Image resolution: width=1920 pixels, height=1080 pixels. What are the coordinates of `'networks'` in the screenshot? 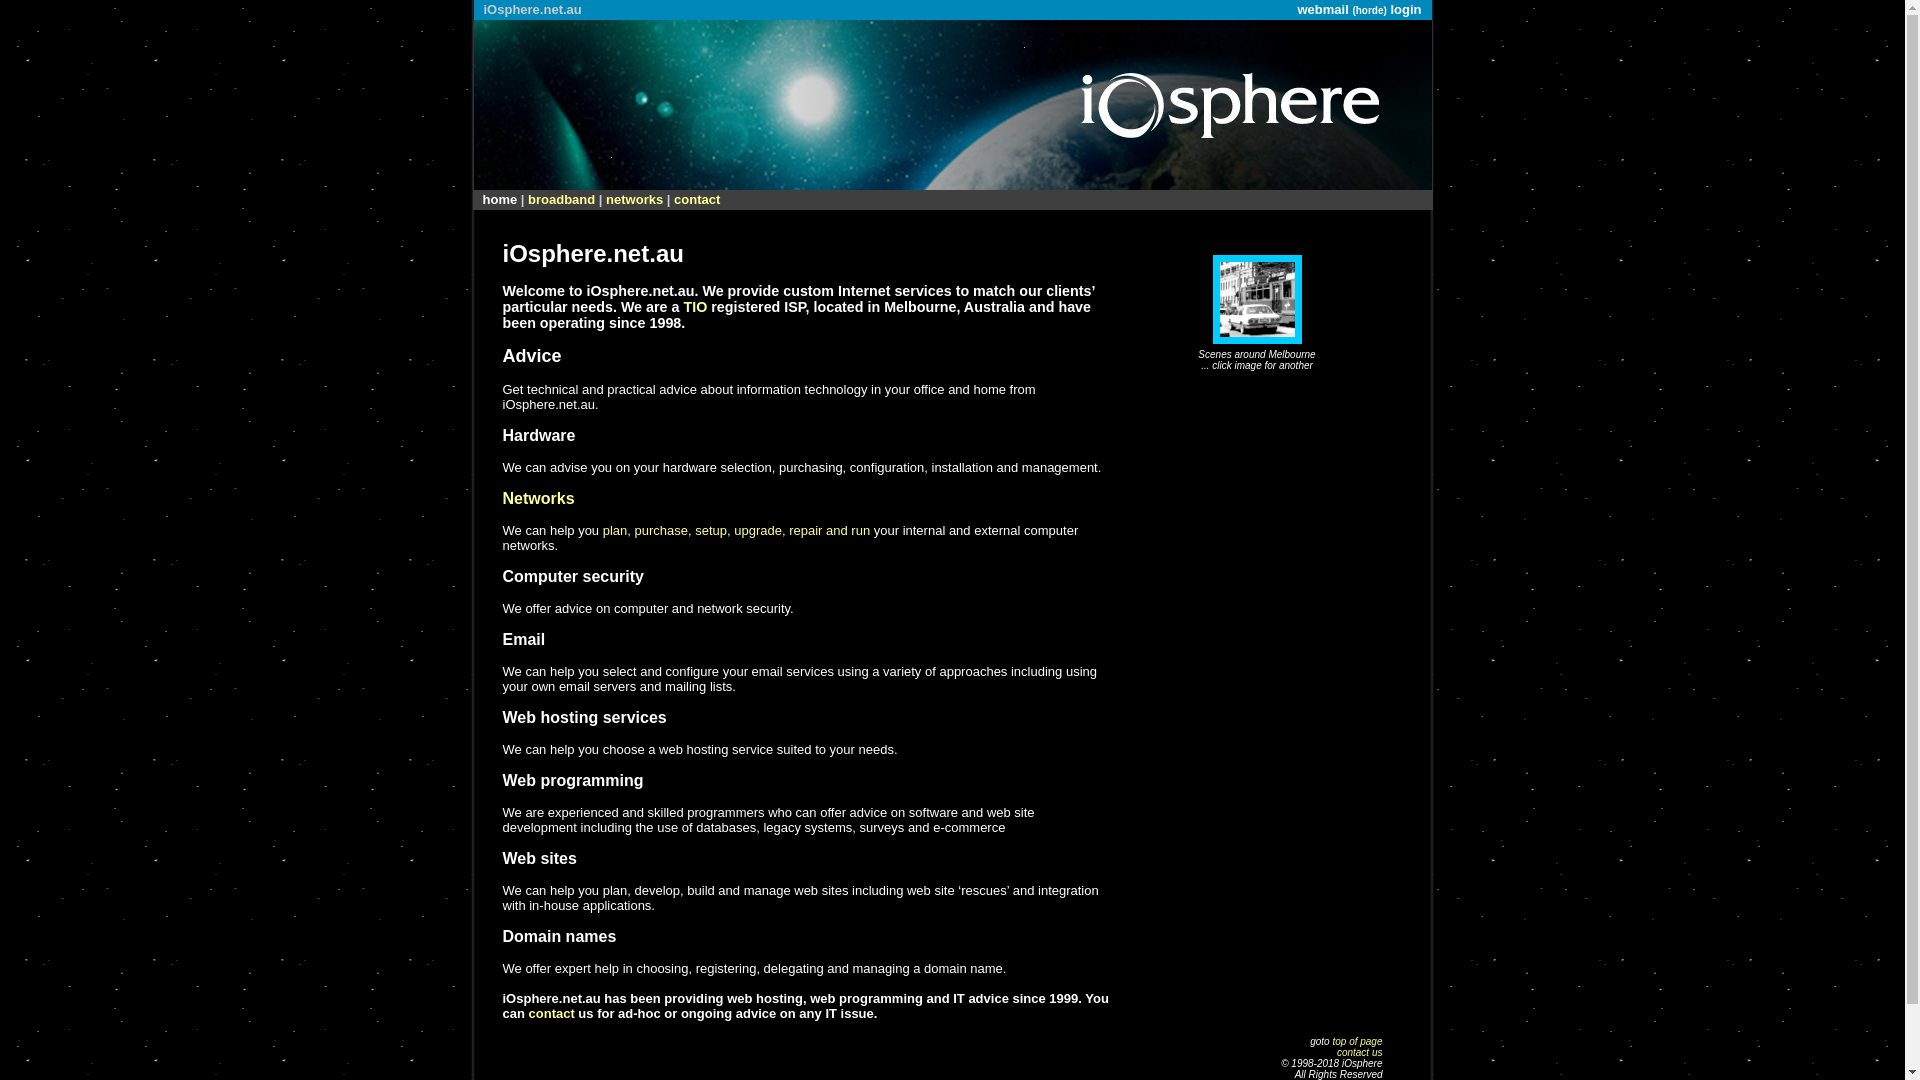 It's located at (633, 199).